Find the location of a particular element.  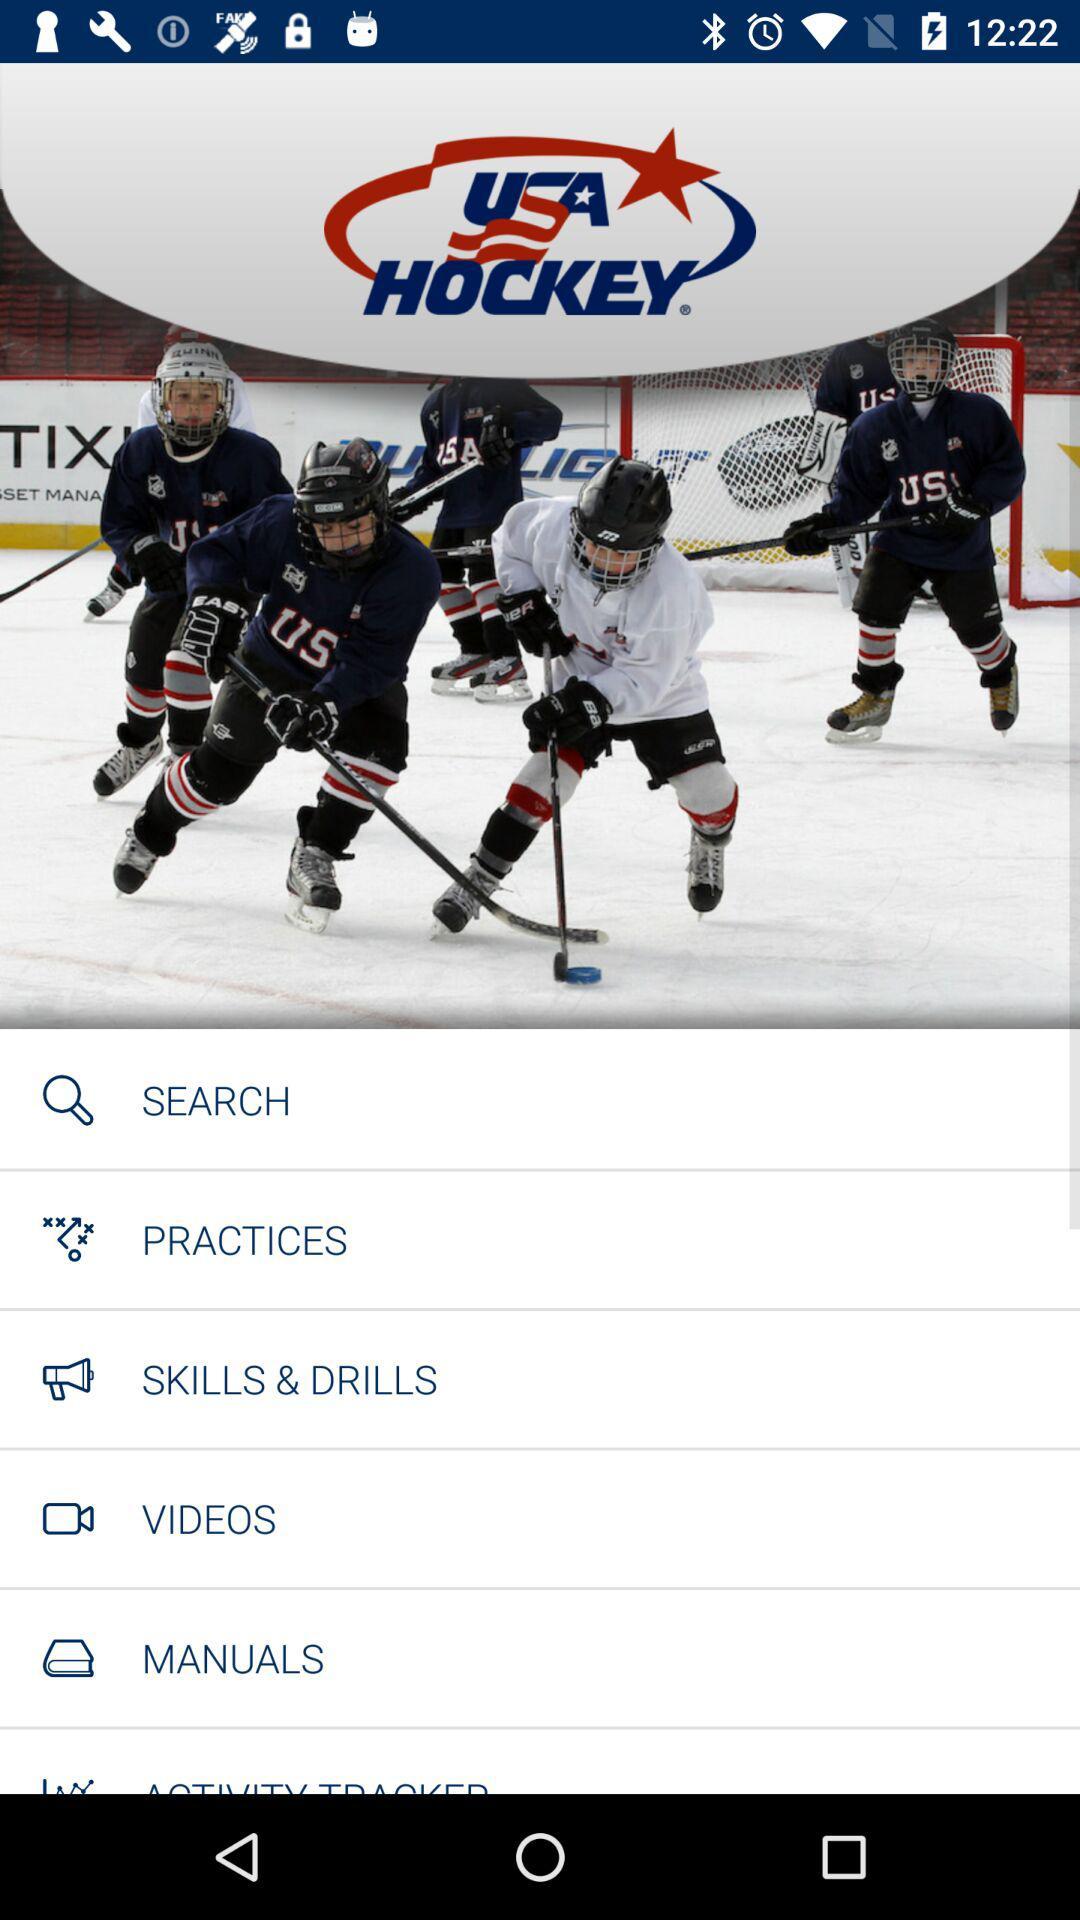

activity tracker item is located at coordinates (315, 1782).